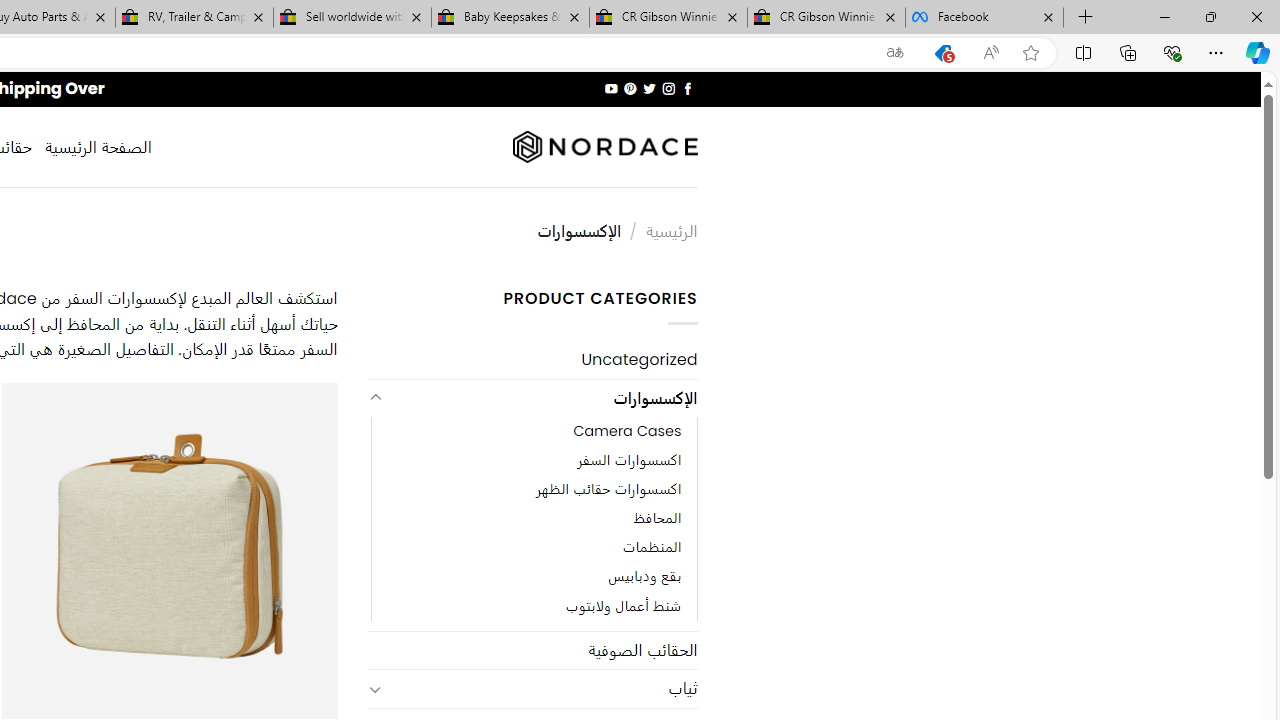 This screenshot has height=720, width=1280. What do you see at coordinates (984, 17) in the screenshot?
I see `'Facebook'` at bounding box center [984, 17].